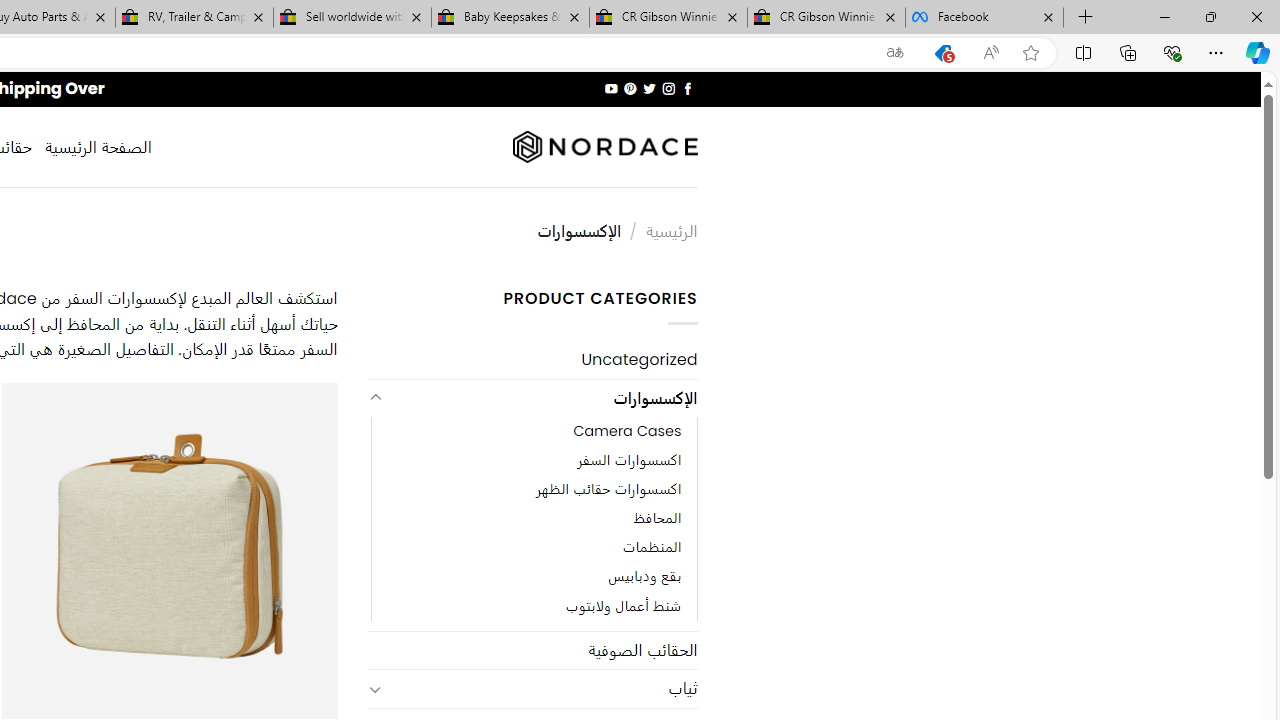 This screenshot has height=720, width=1280. What do you see at coordinates (984, 17) in the screenshot?
I see `'Facebook'` at bounding box center [984, 17].